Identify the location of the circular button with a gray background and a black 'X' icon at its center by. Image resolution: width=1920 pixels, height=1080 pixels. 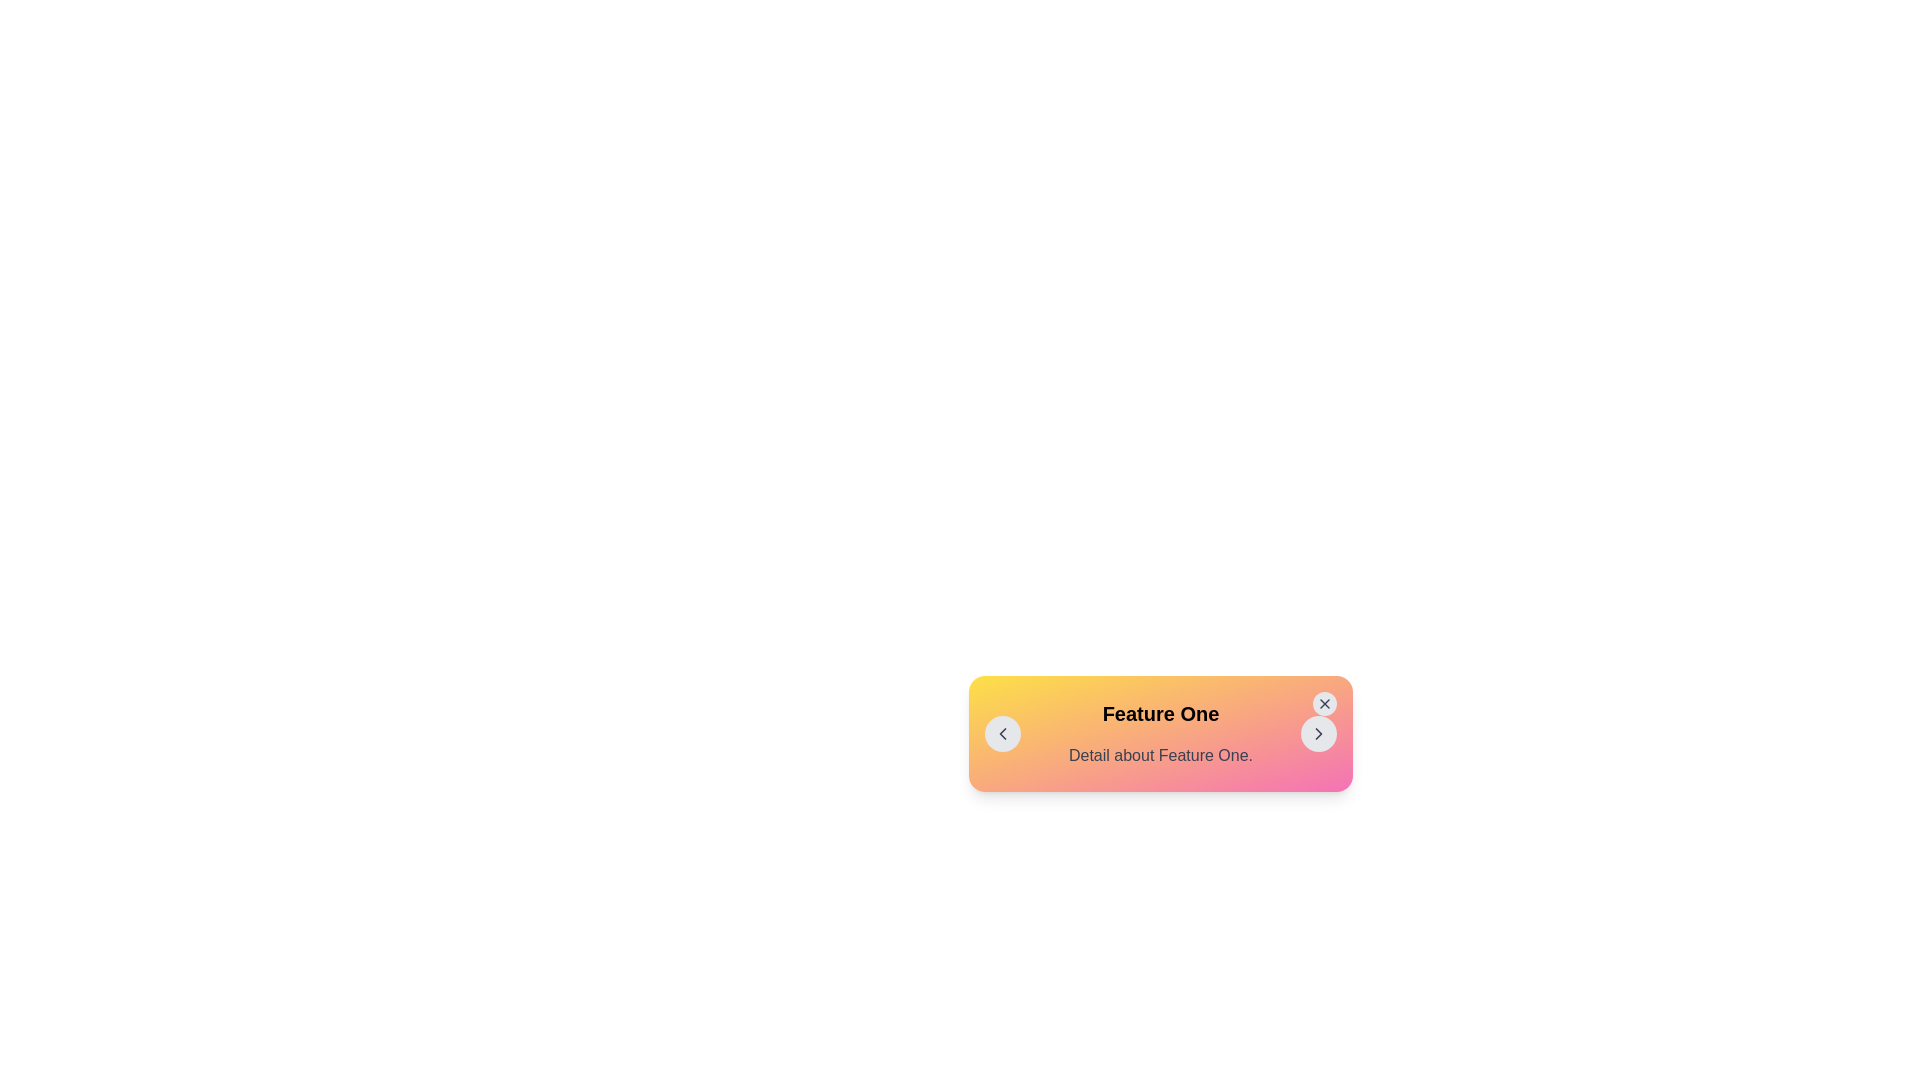
(1324, 703).